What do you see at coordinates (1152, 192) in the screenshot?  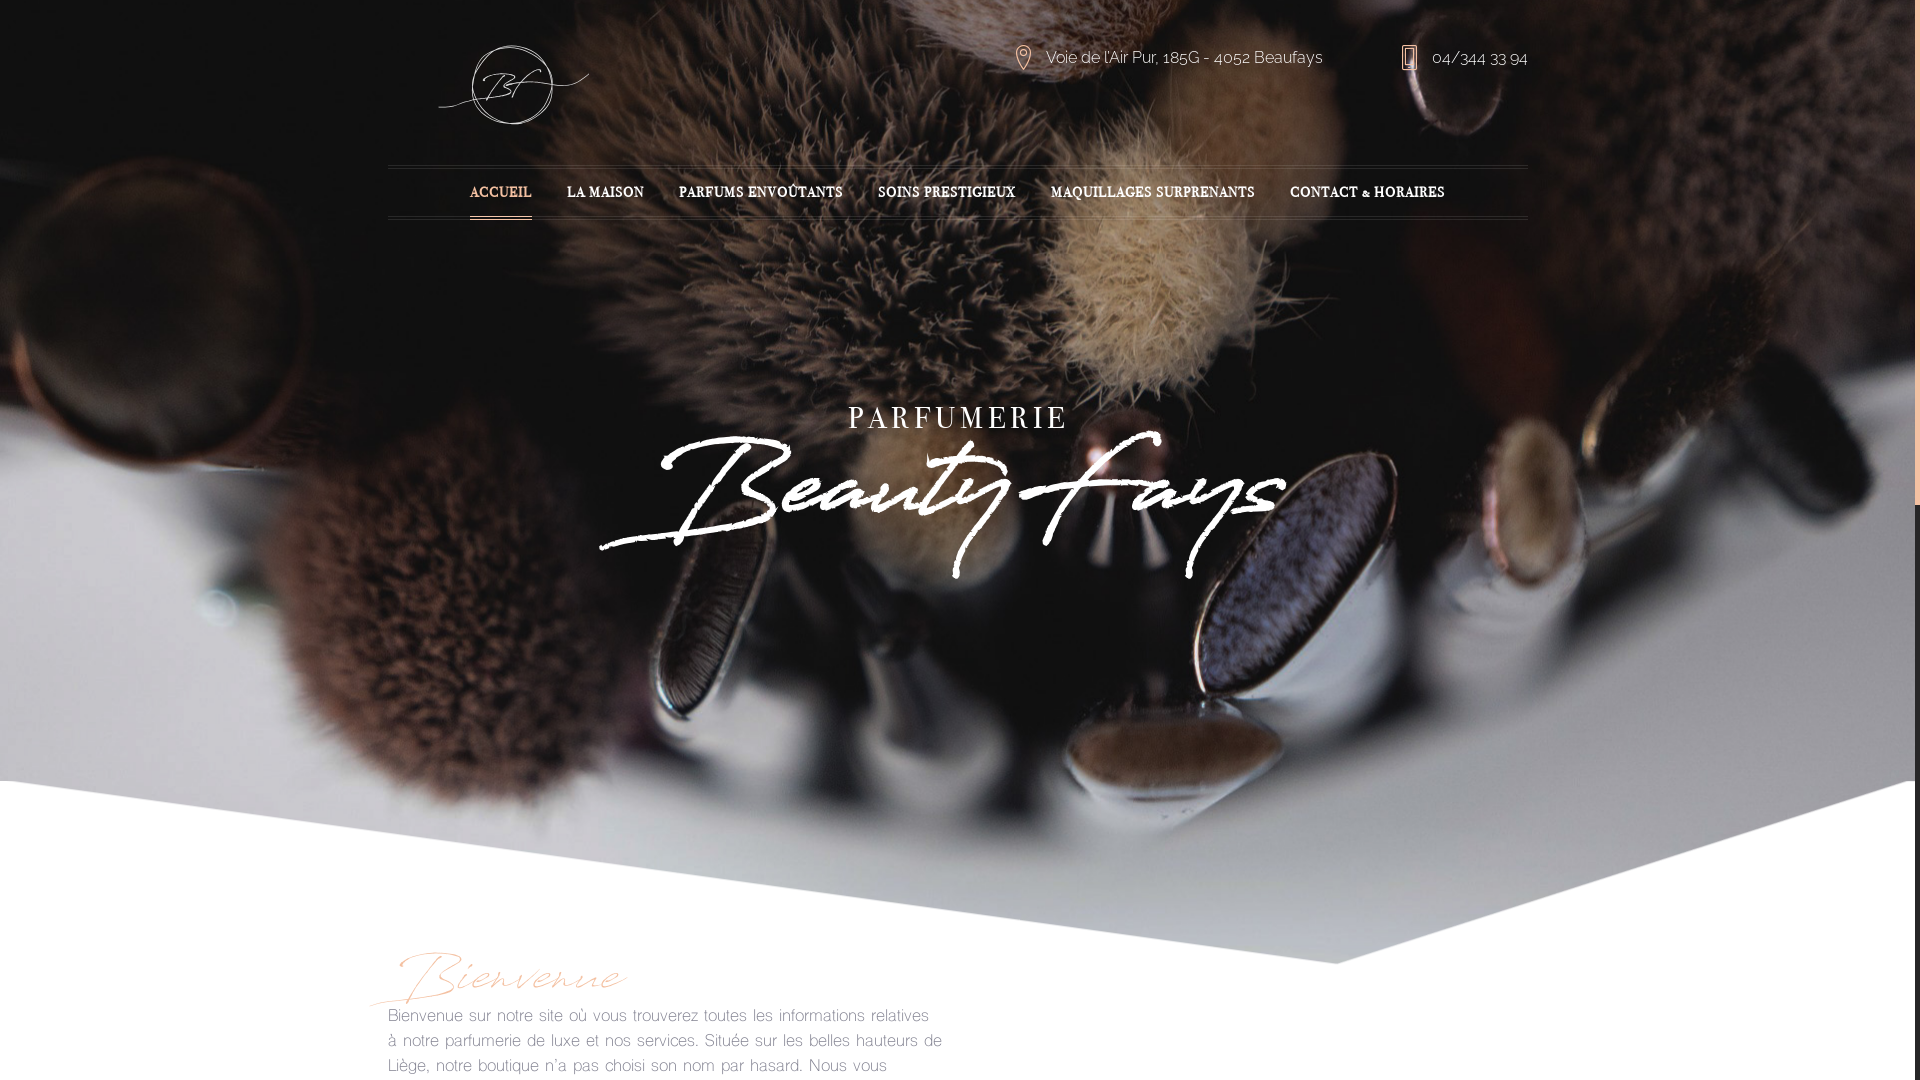 I see `'MAQUILLAGES SURPRENANTS'` at bounding box center [1152, 192].